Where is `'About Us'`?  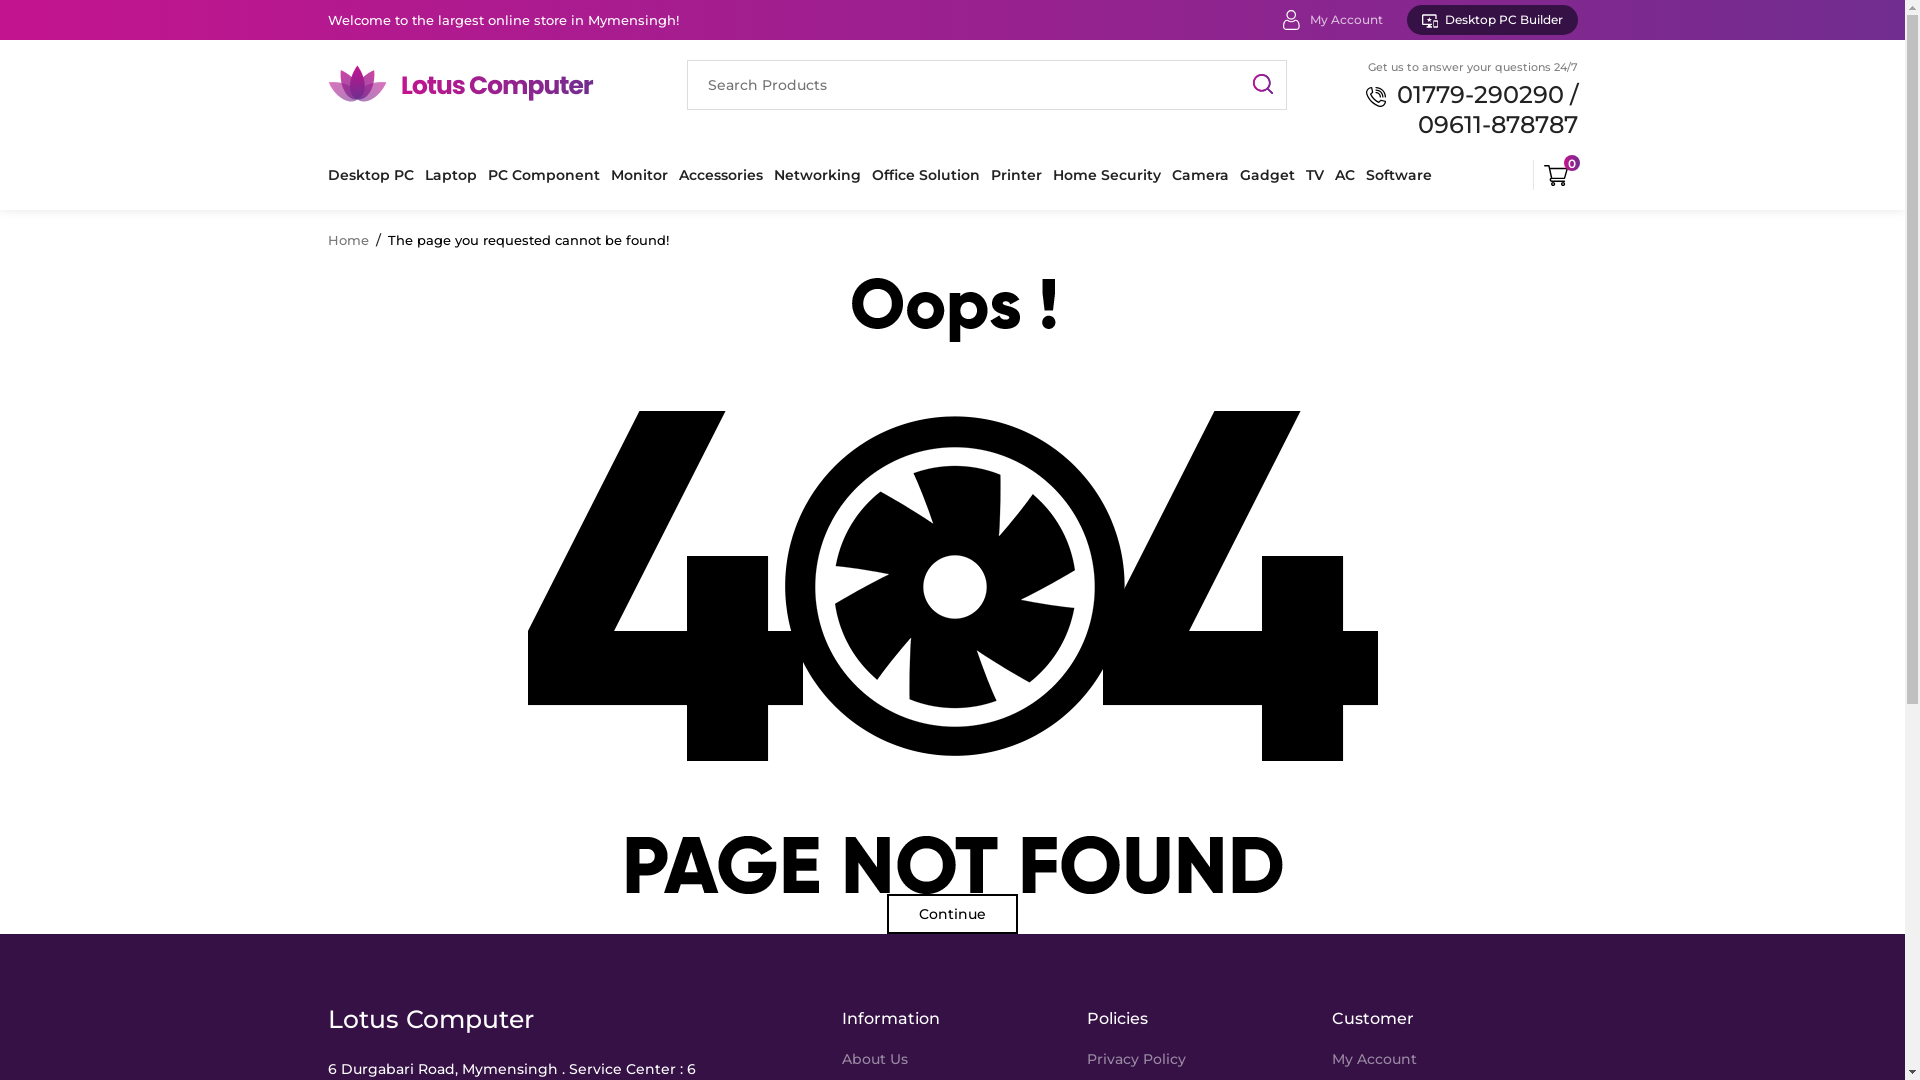 'About Us' is located at coordinates (874, 1058).